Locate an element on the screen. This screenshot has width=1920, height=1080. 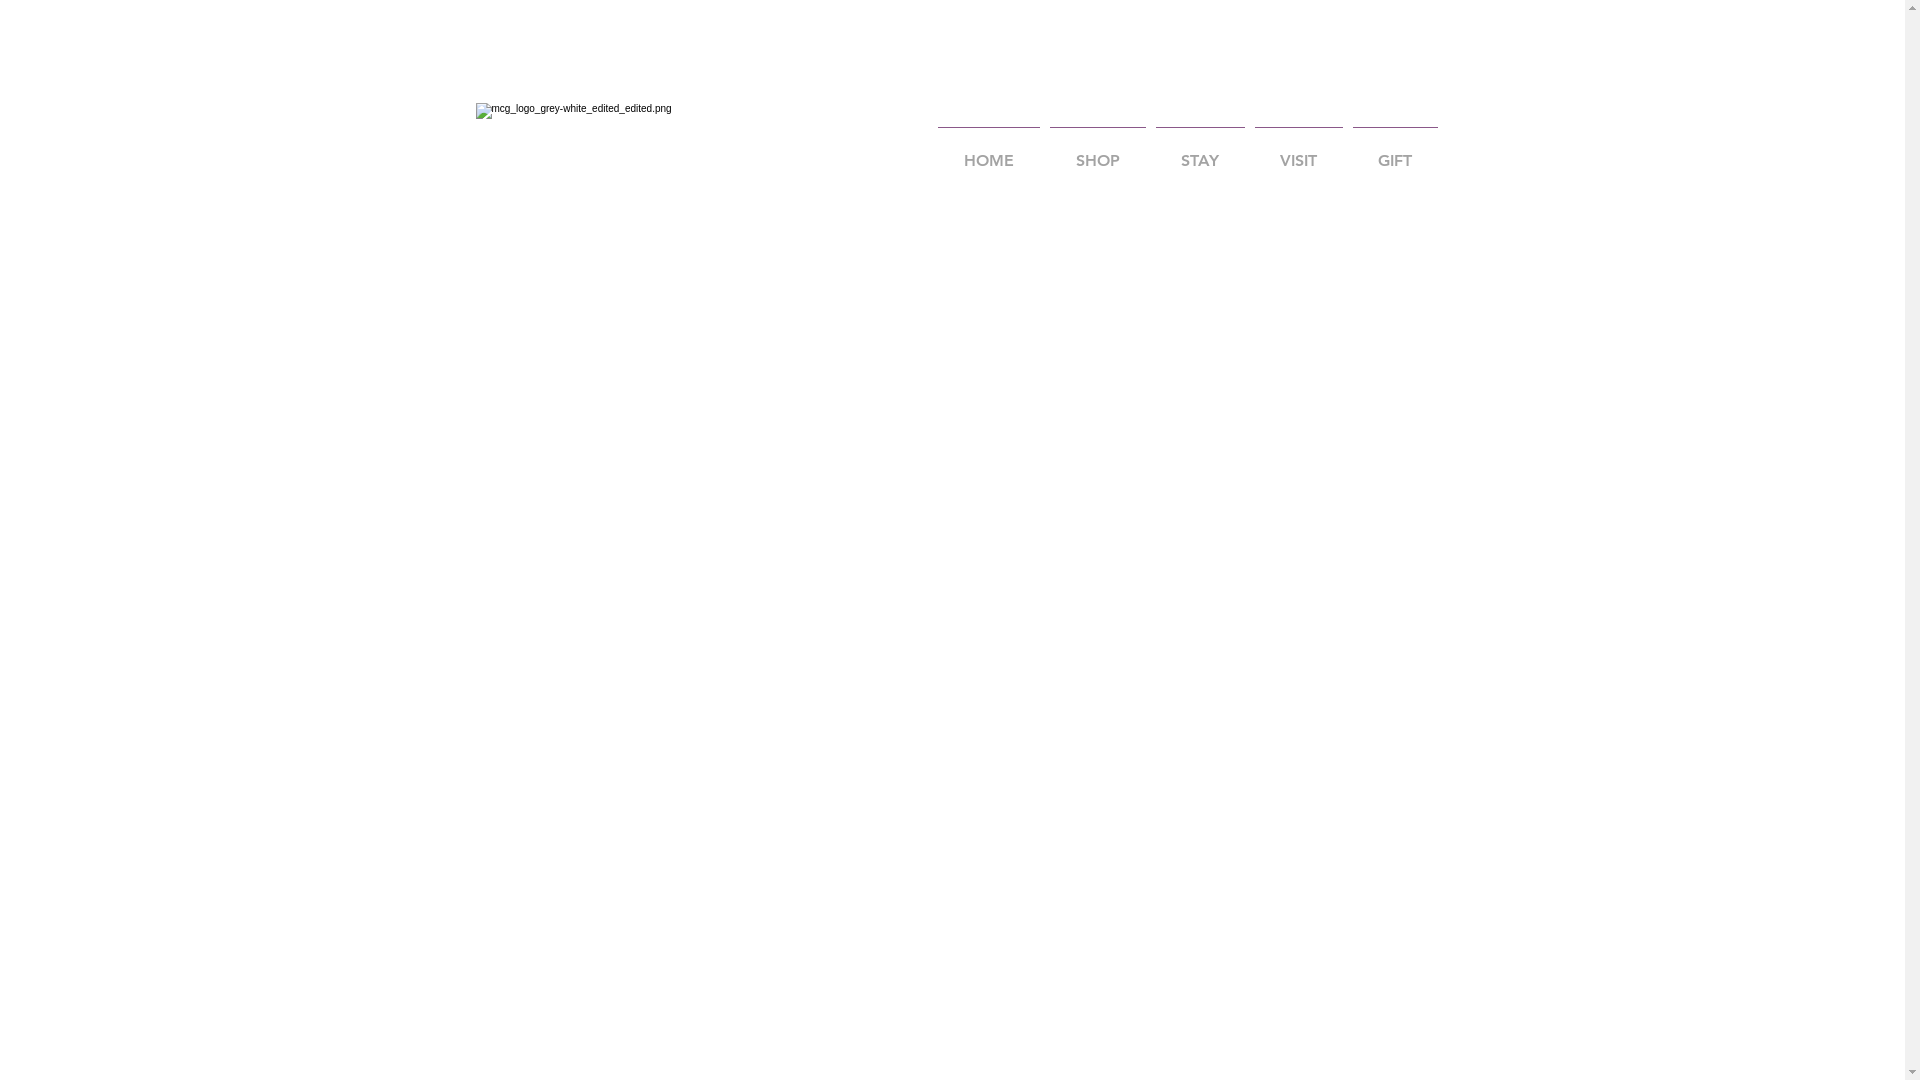
'GIFT' is located at coordinates (1394, 150).